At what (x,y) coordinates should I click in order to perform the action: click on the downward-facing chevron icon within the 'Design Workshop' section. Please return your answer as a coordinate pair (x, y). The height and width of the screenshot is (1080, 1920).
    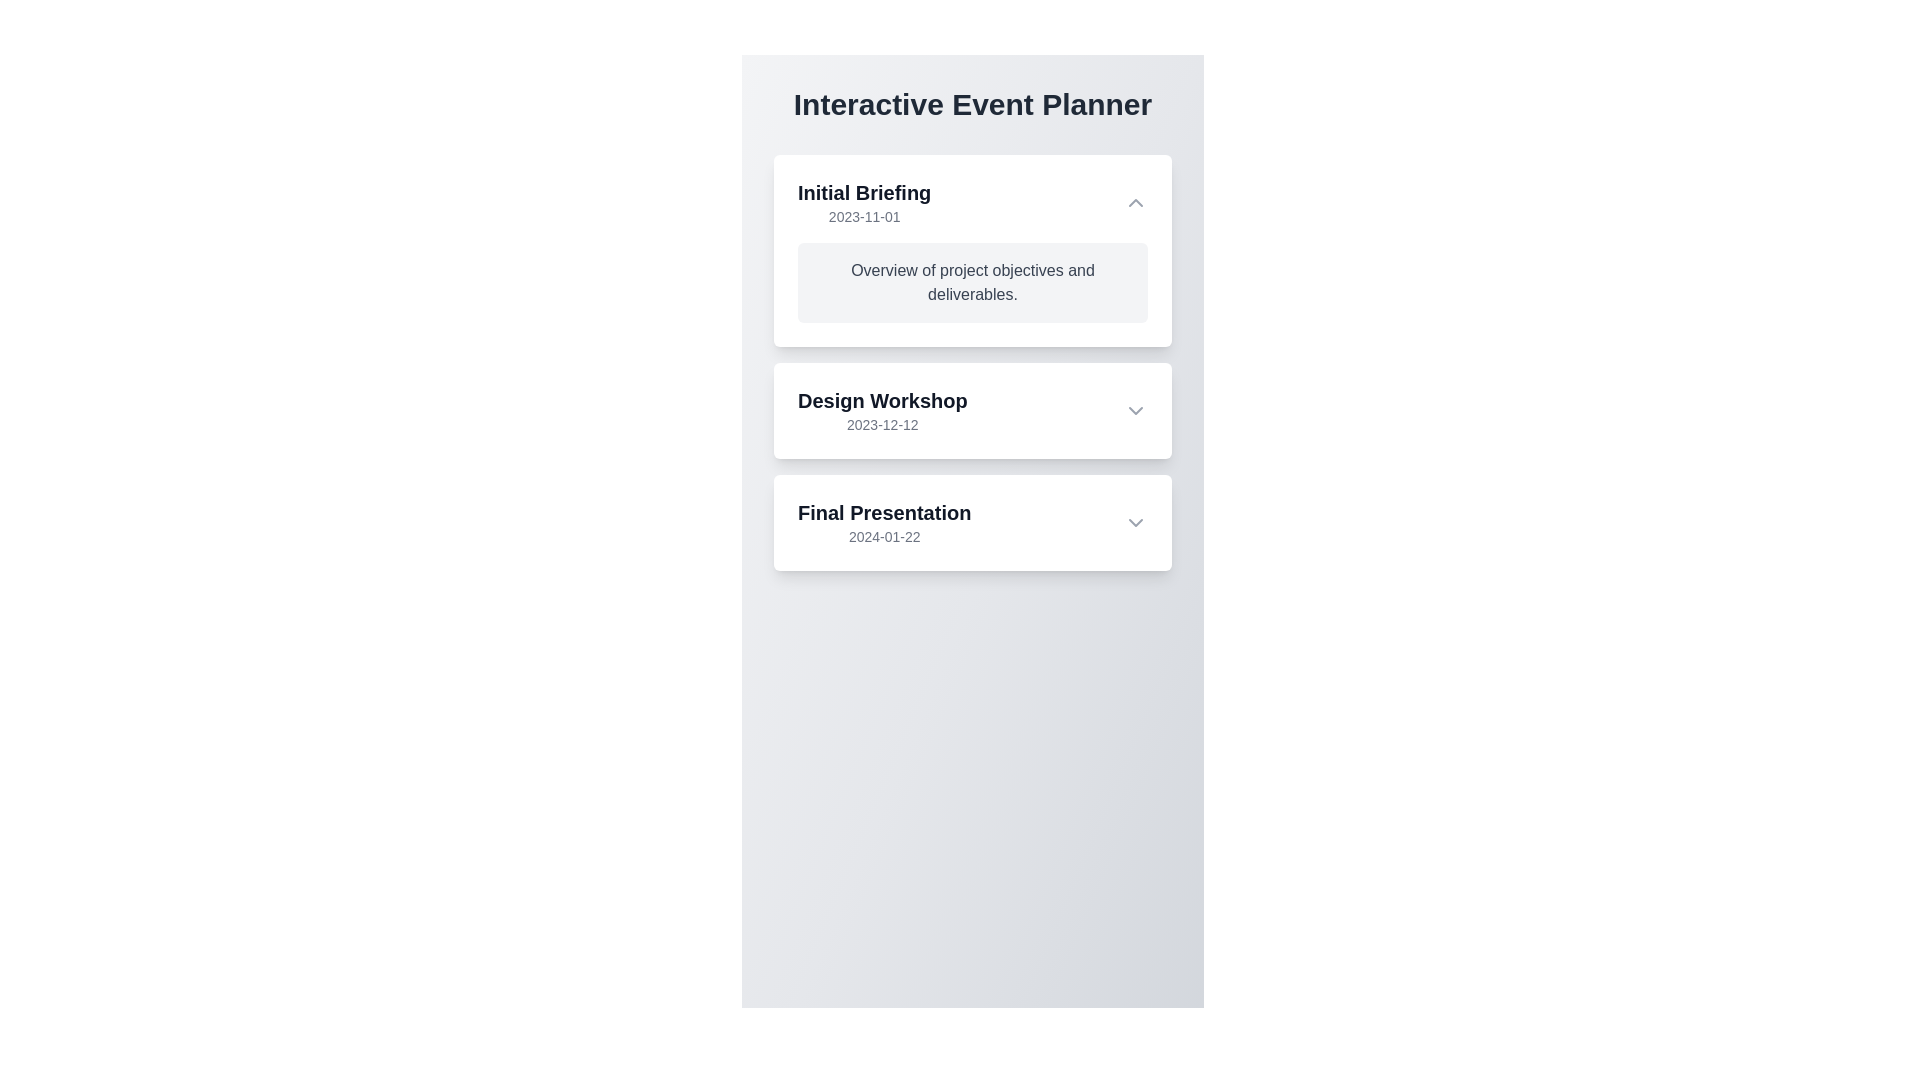
    Looking at the image, I should click on (1136, 410).